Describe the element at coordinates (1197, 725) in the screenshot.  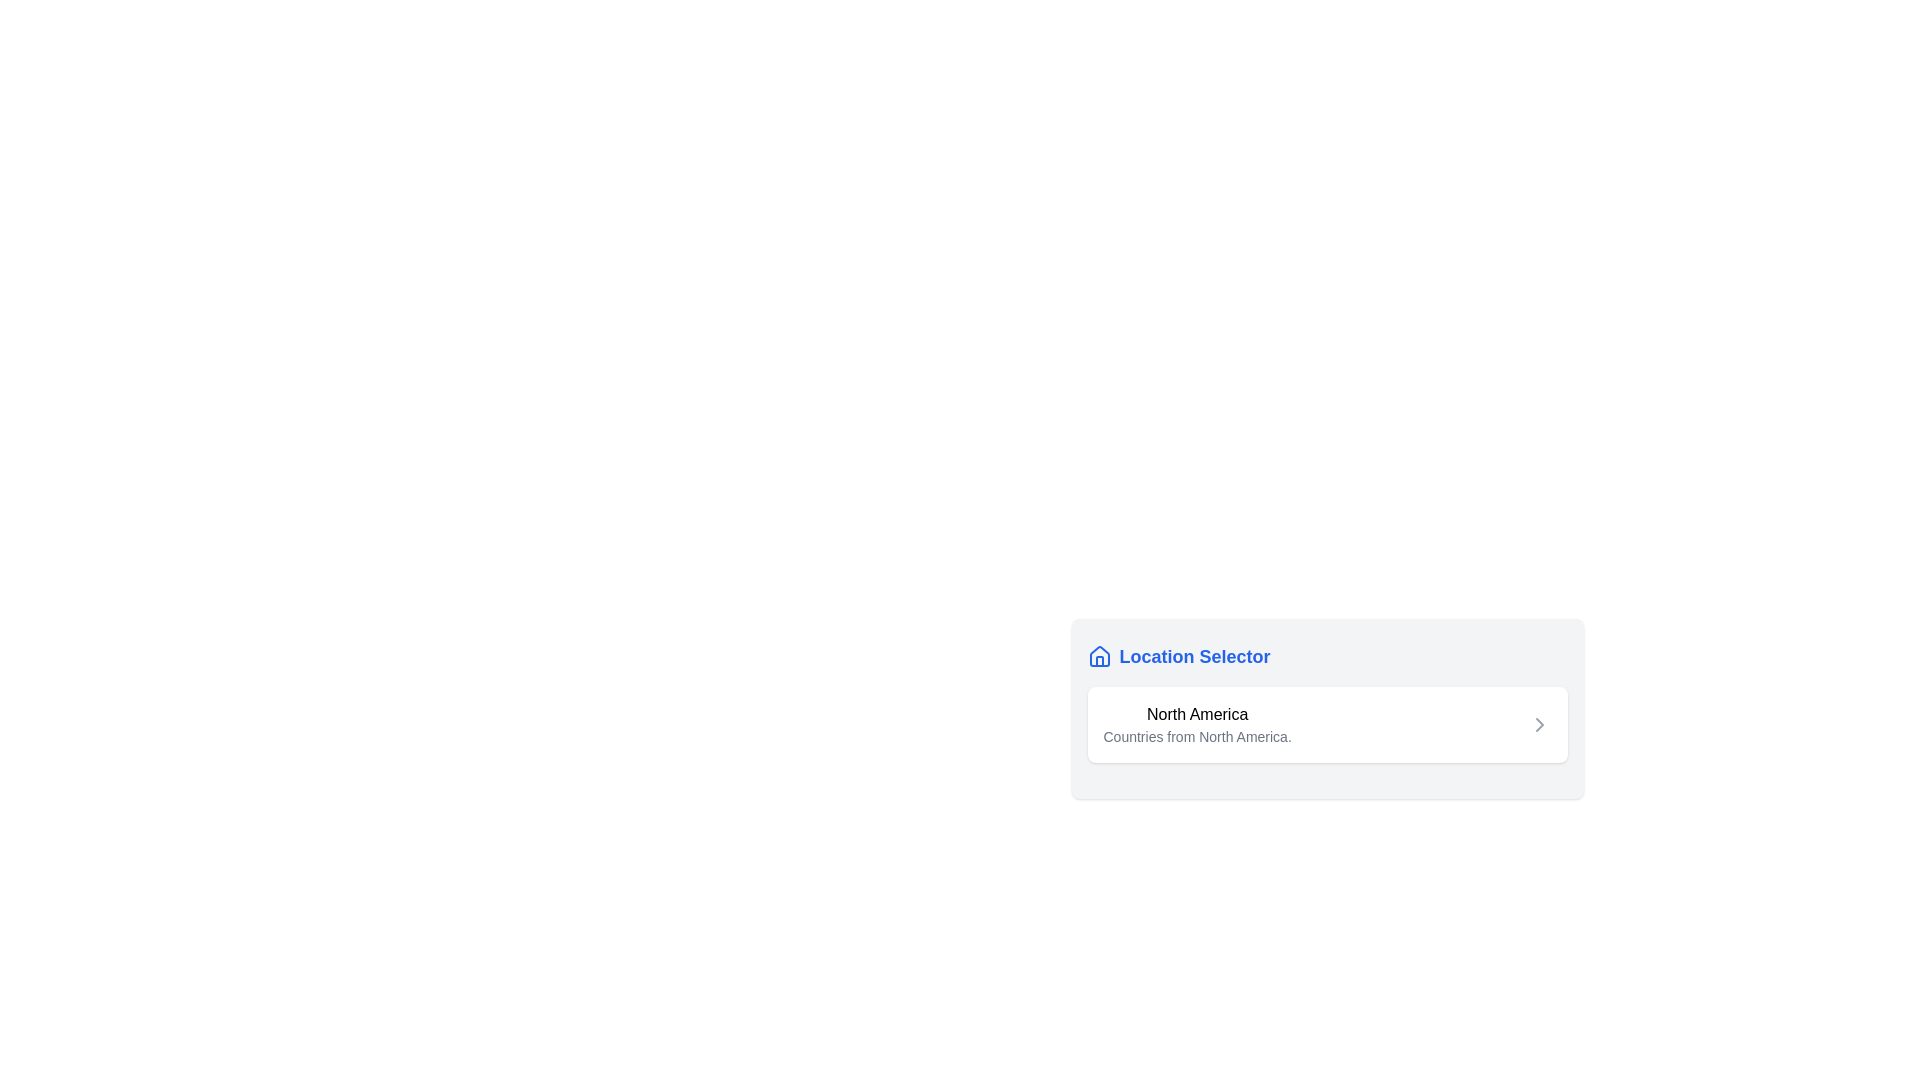
I see `the Text display indicating a category or section related to North America, which is positioned to the left of a right-pointing chevron icon within a clickable card` at that location.